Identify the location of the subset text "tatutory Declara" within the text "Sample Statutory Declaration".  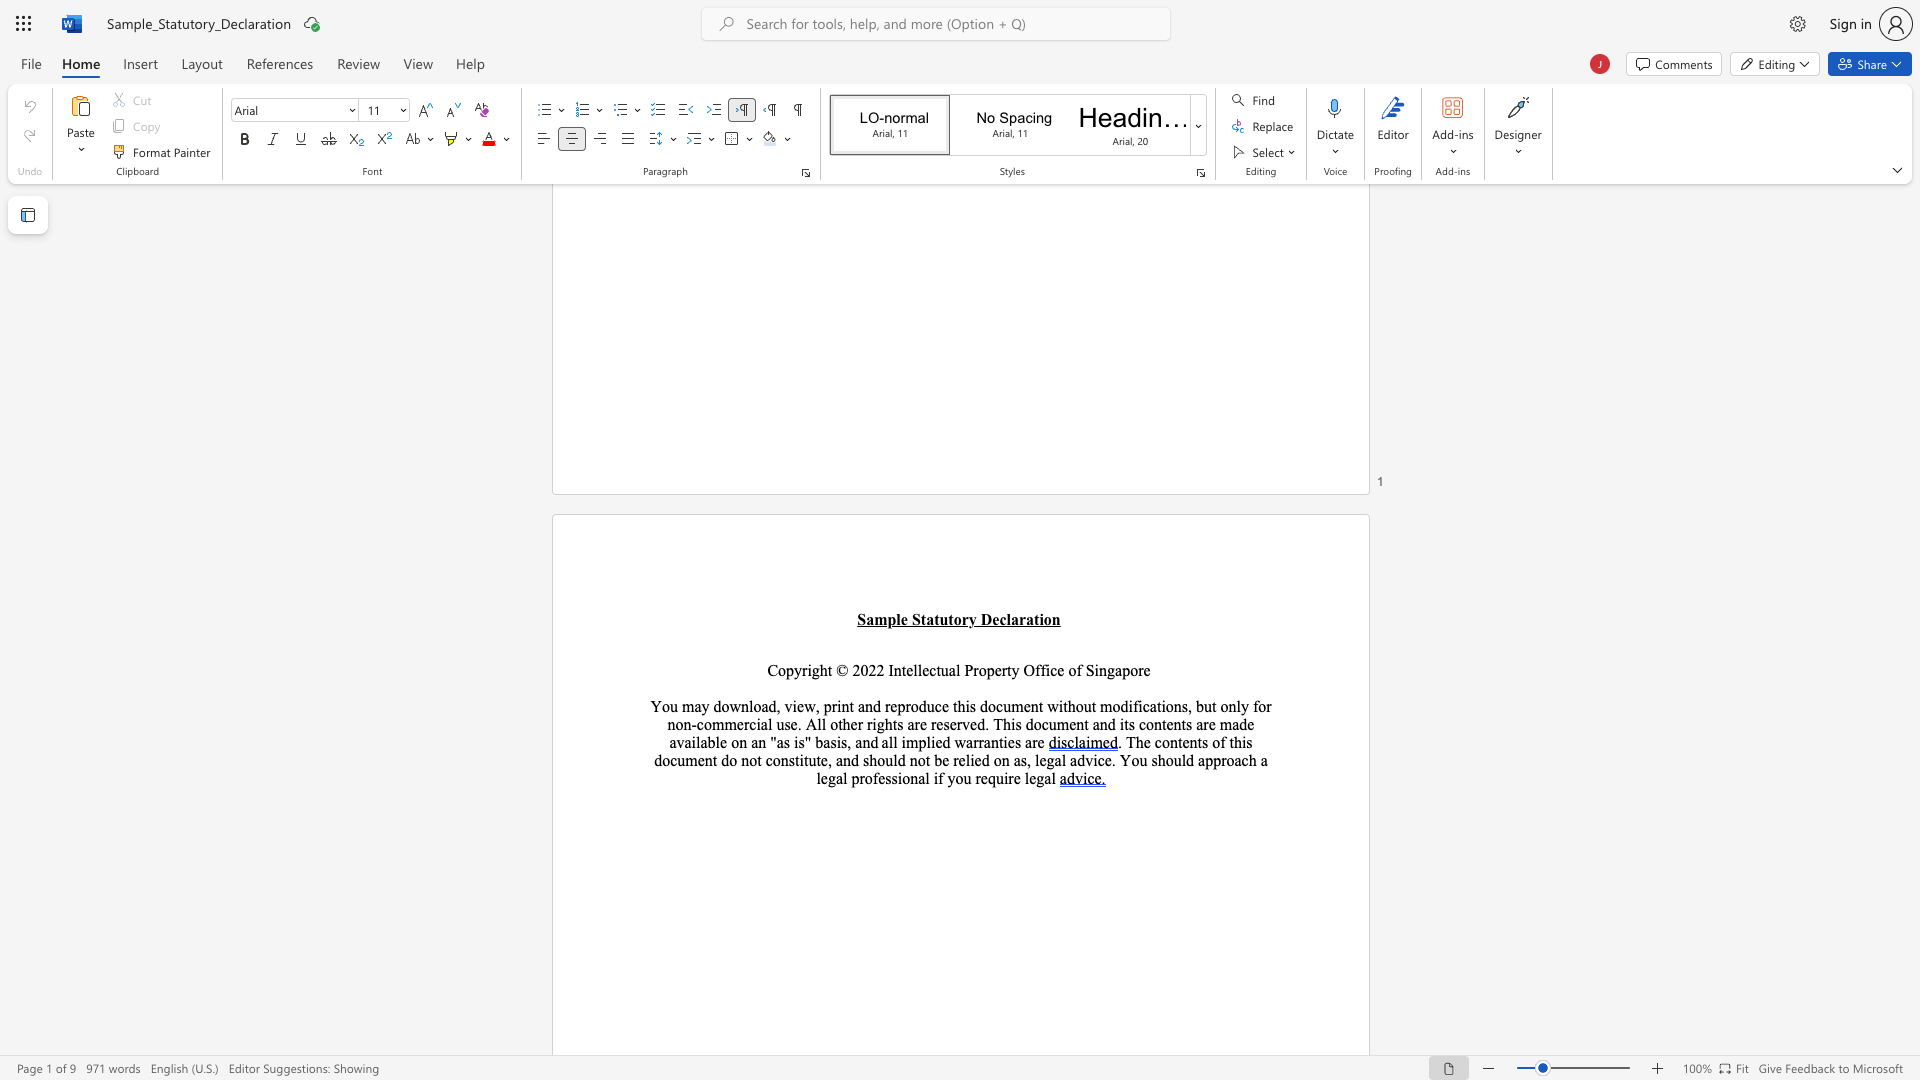
(919, 618).